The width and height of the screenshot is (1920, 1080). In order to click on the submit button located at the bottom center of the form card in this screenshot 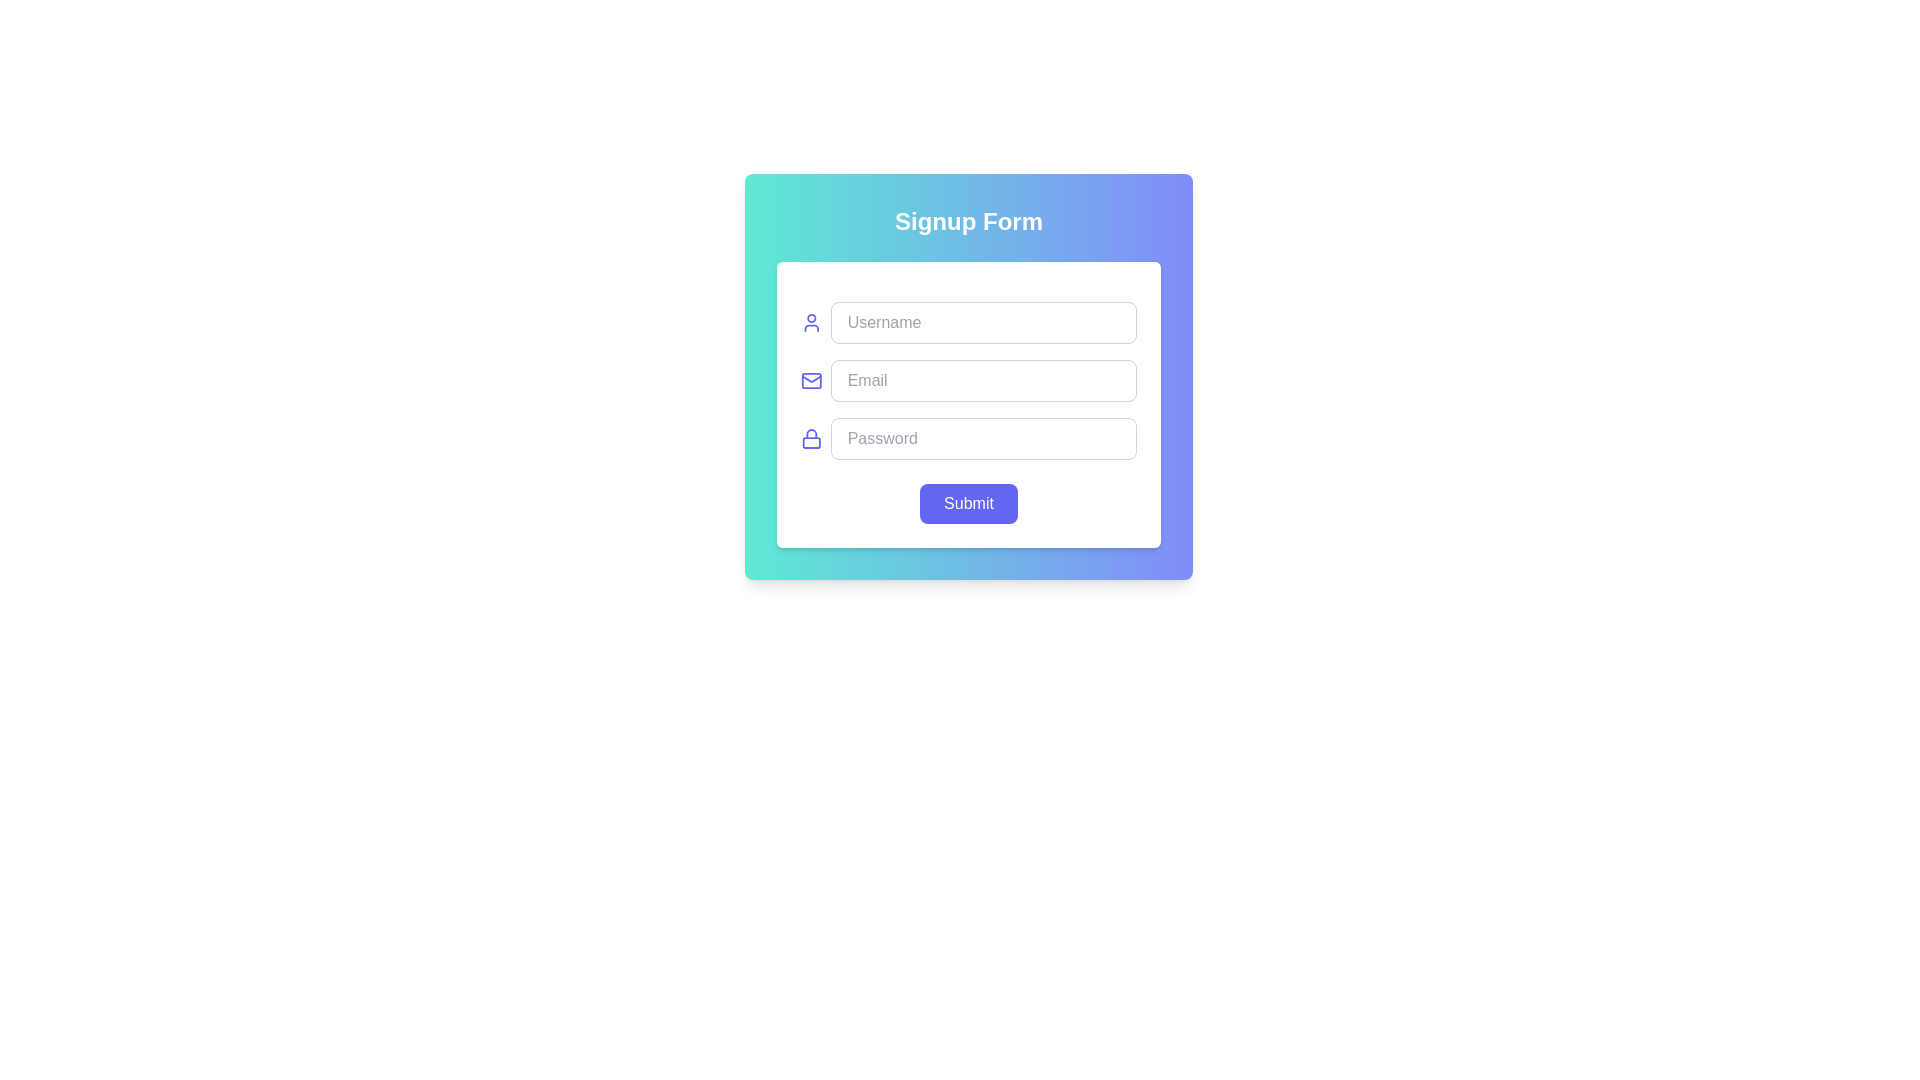, I will do `click(969, 503)`.